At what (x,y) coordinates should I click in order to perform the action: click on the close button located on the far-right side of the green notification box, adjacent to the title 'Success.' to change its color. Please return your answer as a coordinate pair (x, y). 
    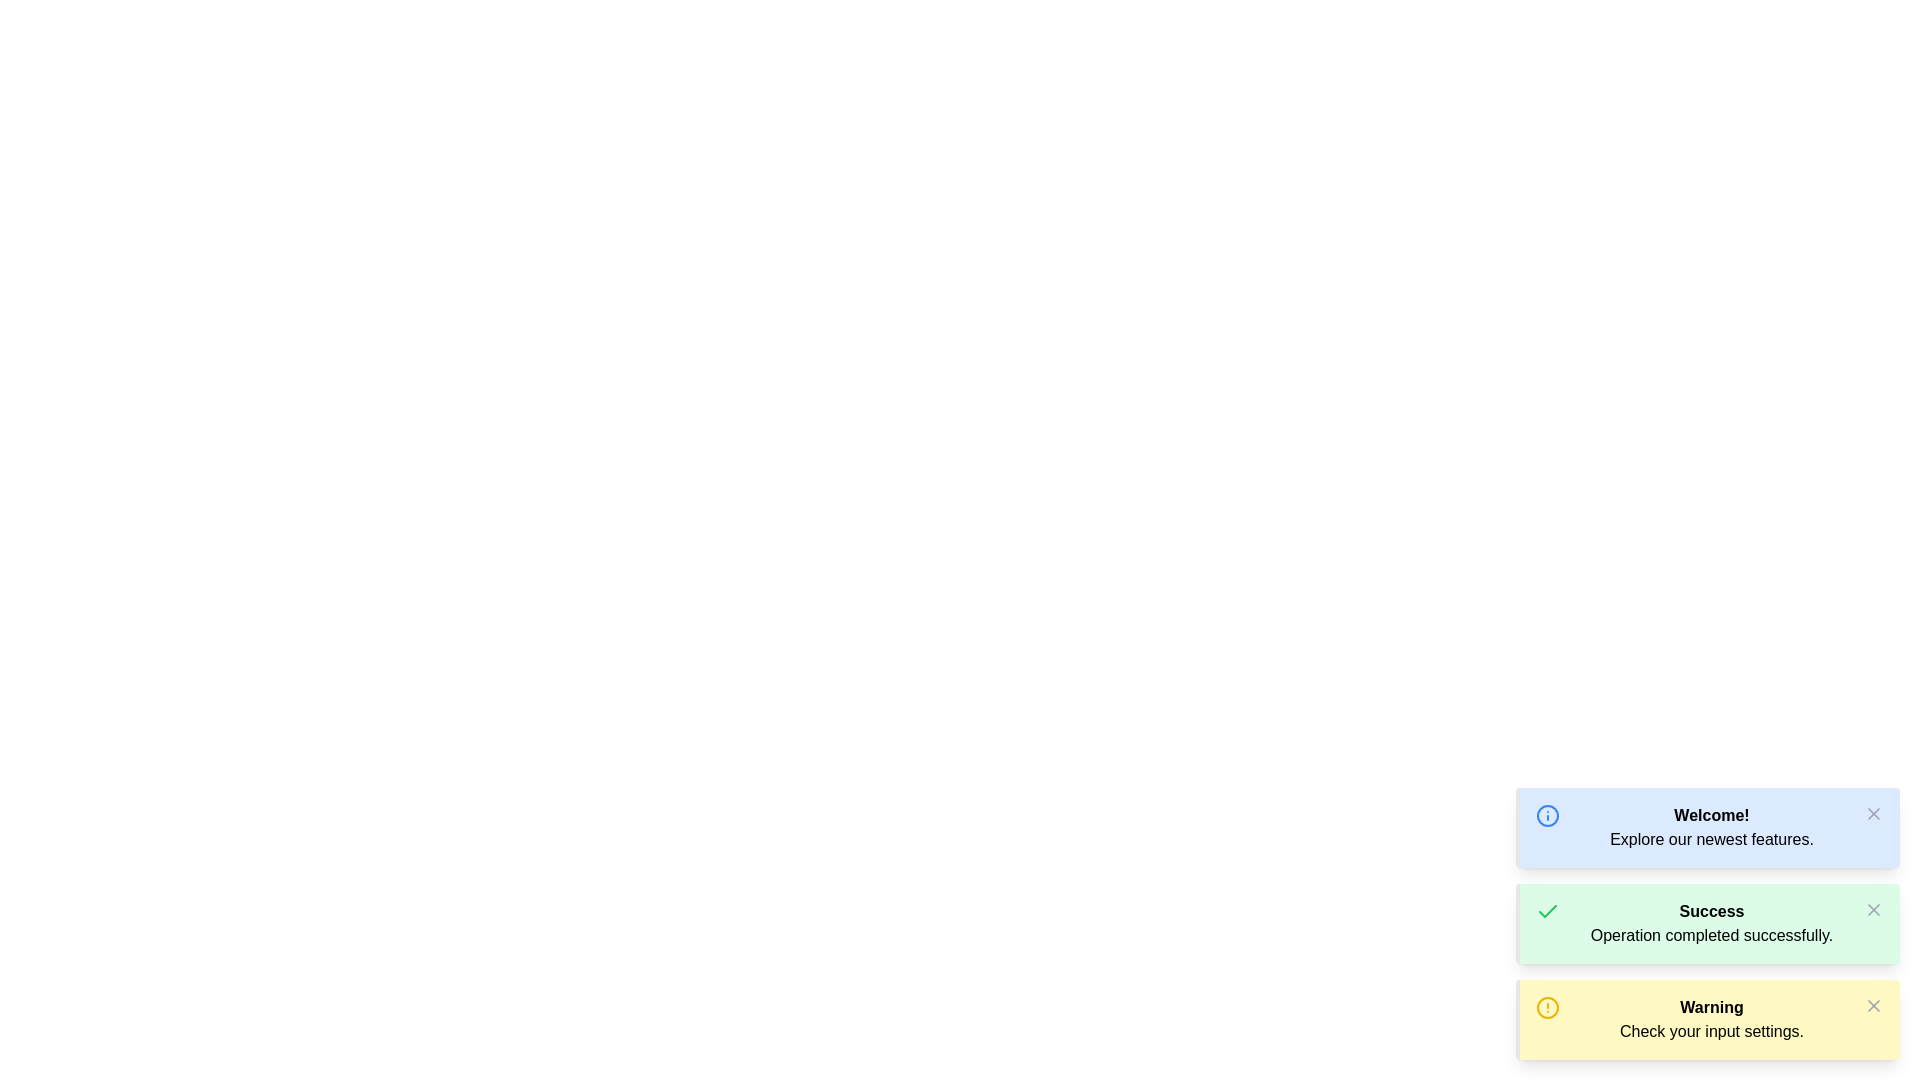
    Looking at the image, I should click on (1872, 910).